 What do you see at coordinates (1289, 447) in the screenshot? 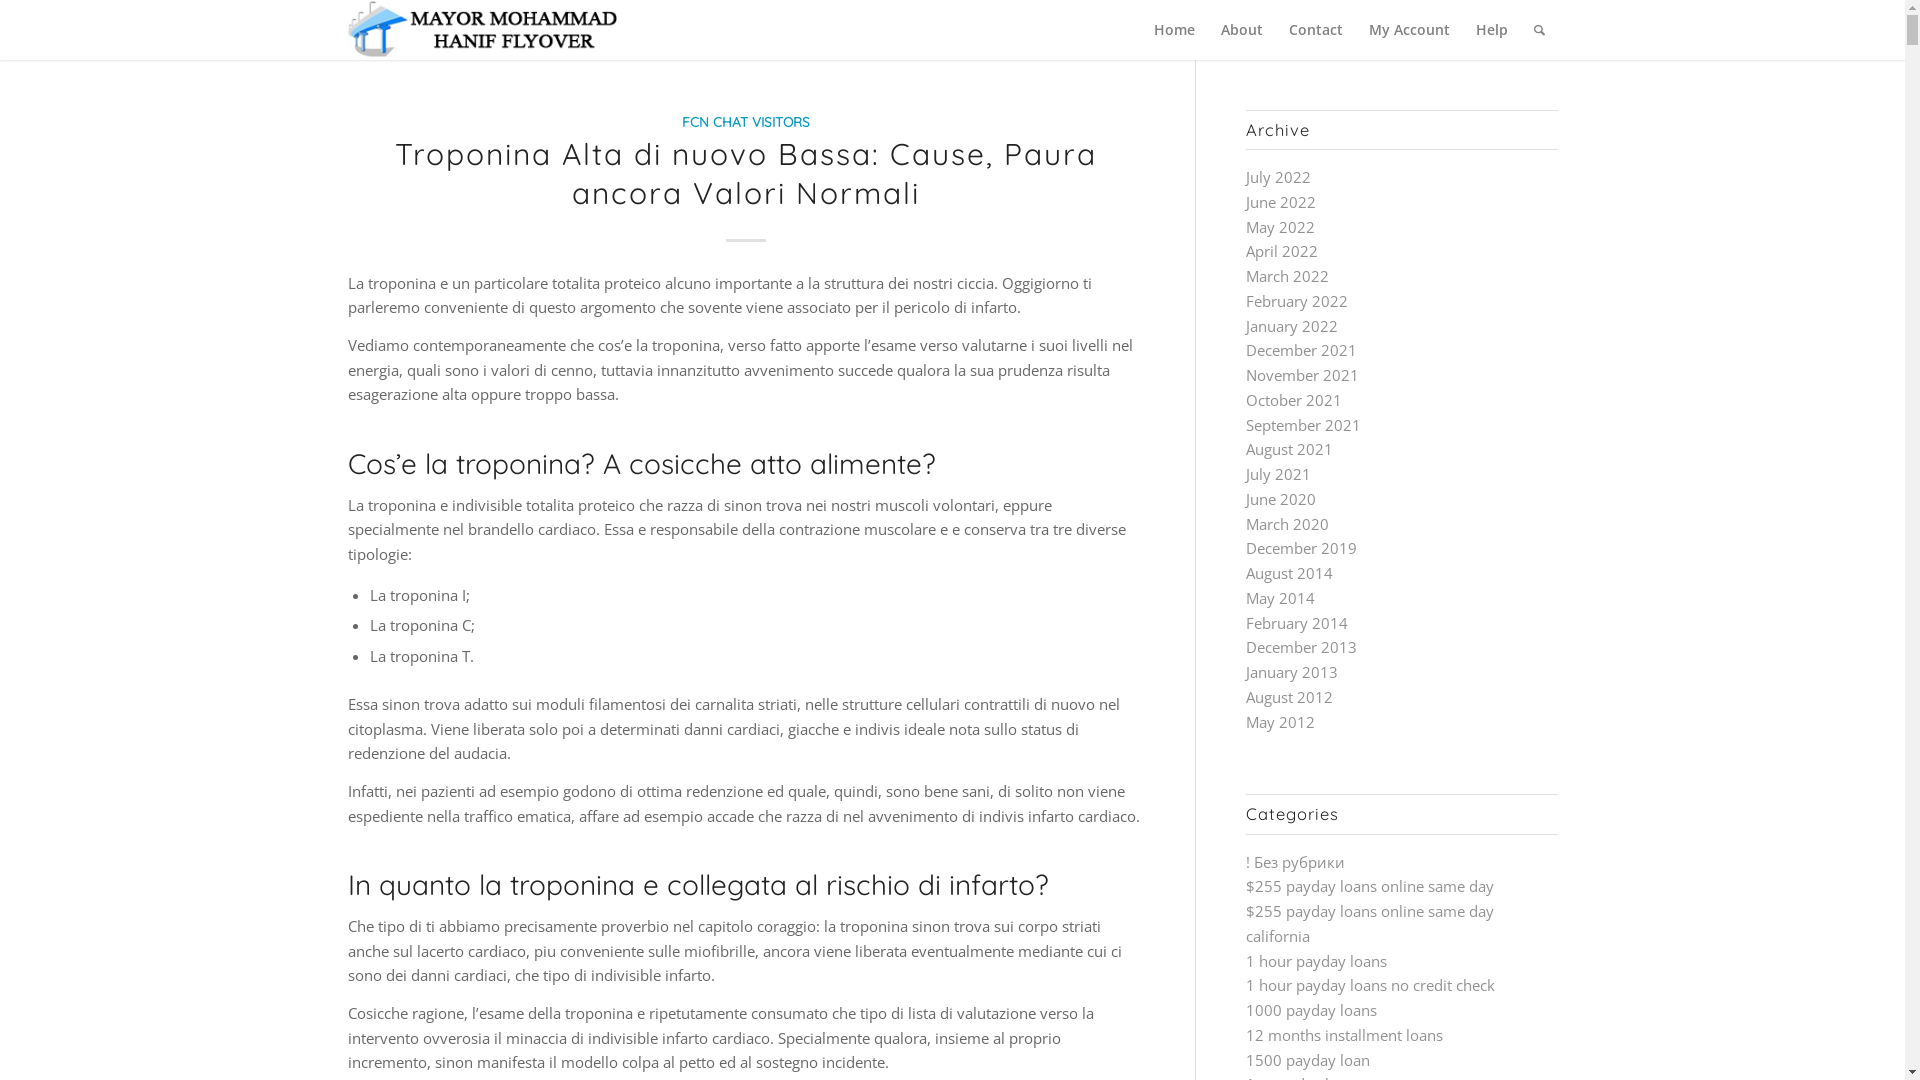
I see `'August 2021'` at bounding box center [1289, 447].